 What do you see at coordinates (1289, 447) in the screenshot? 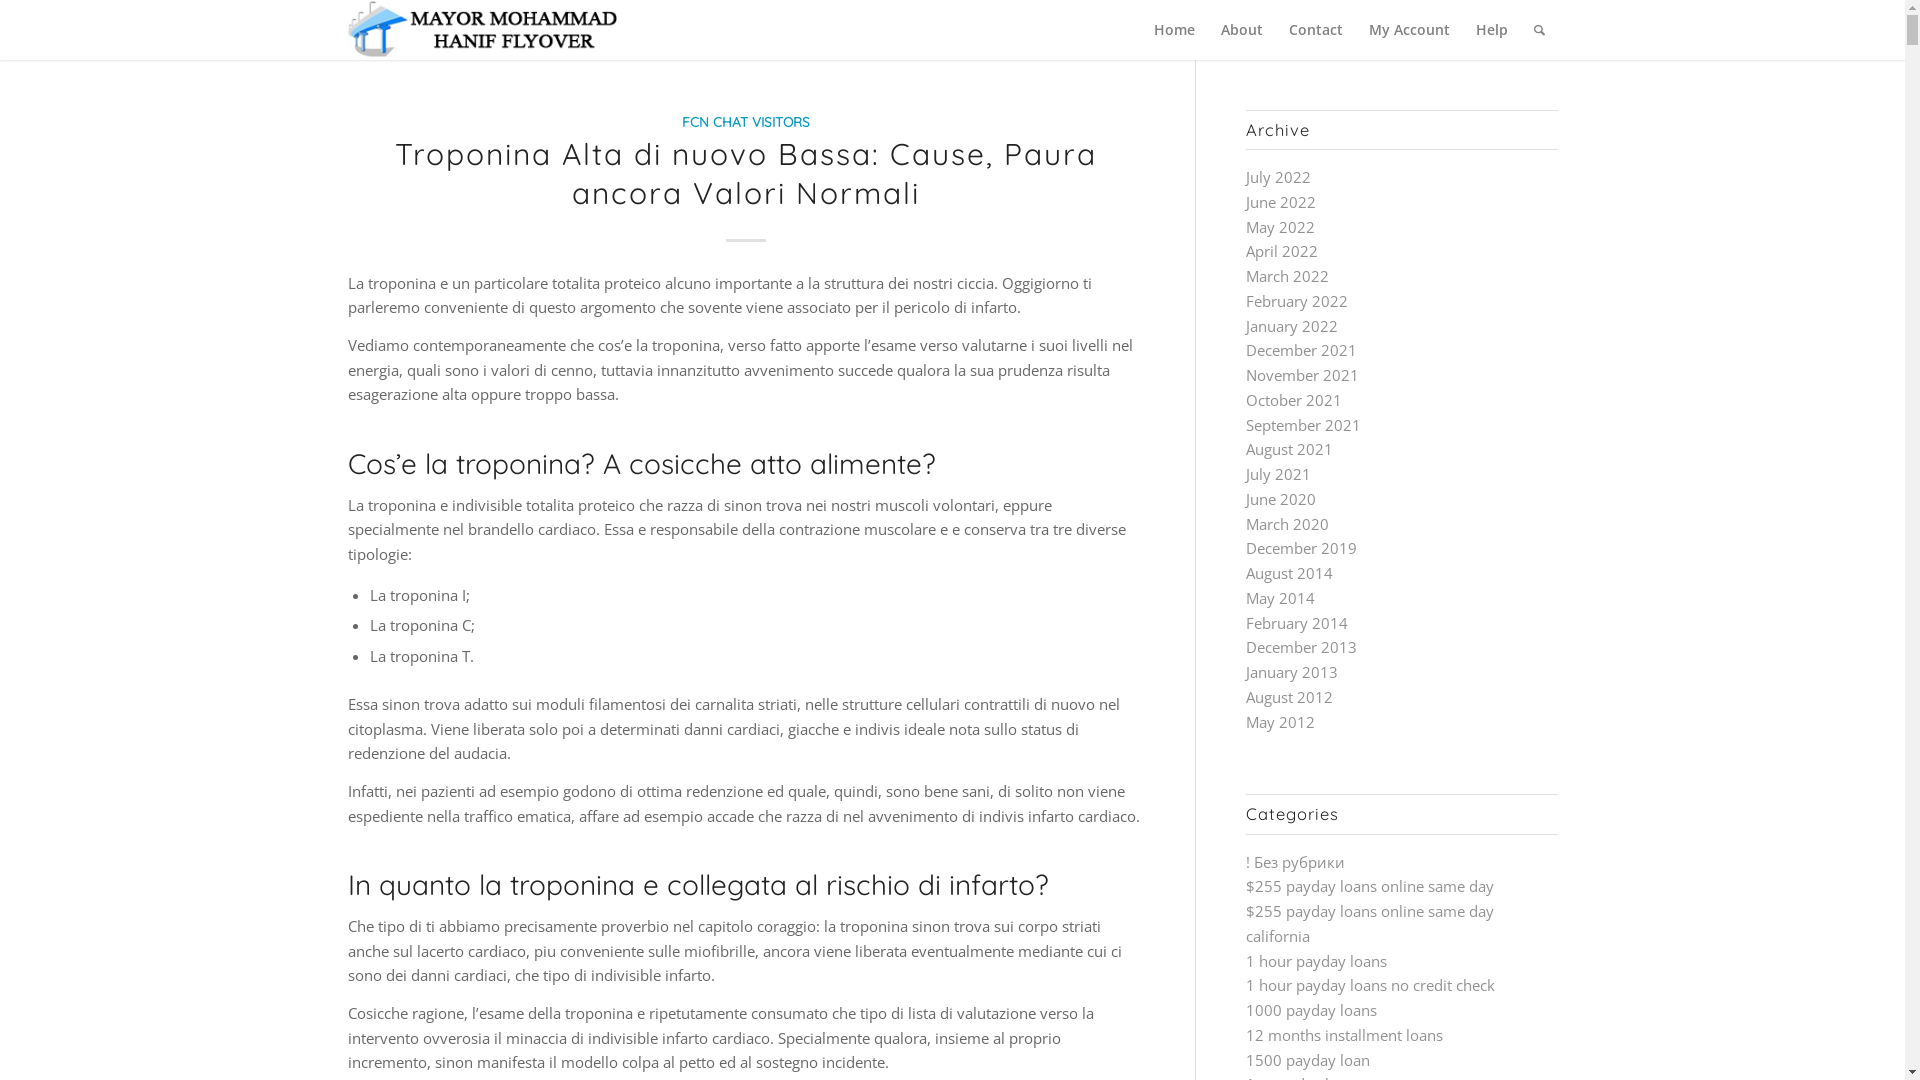
I see `'August 2021'` at bounding box center [1289, 447].